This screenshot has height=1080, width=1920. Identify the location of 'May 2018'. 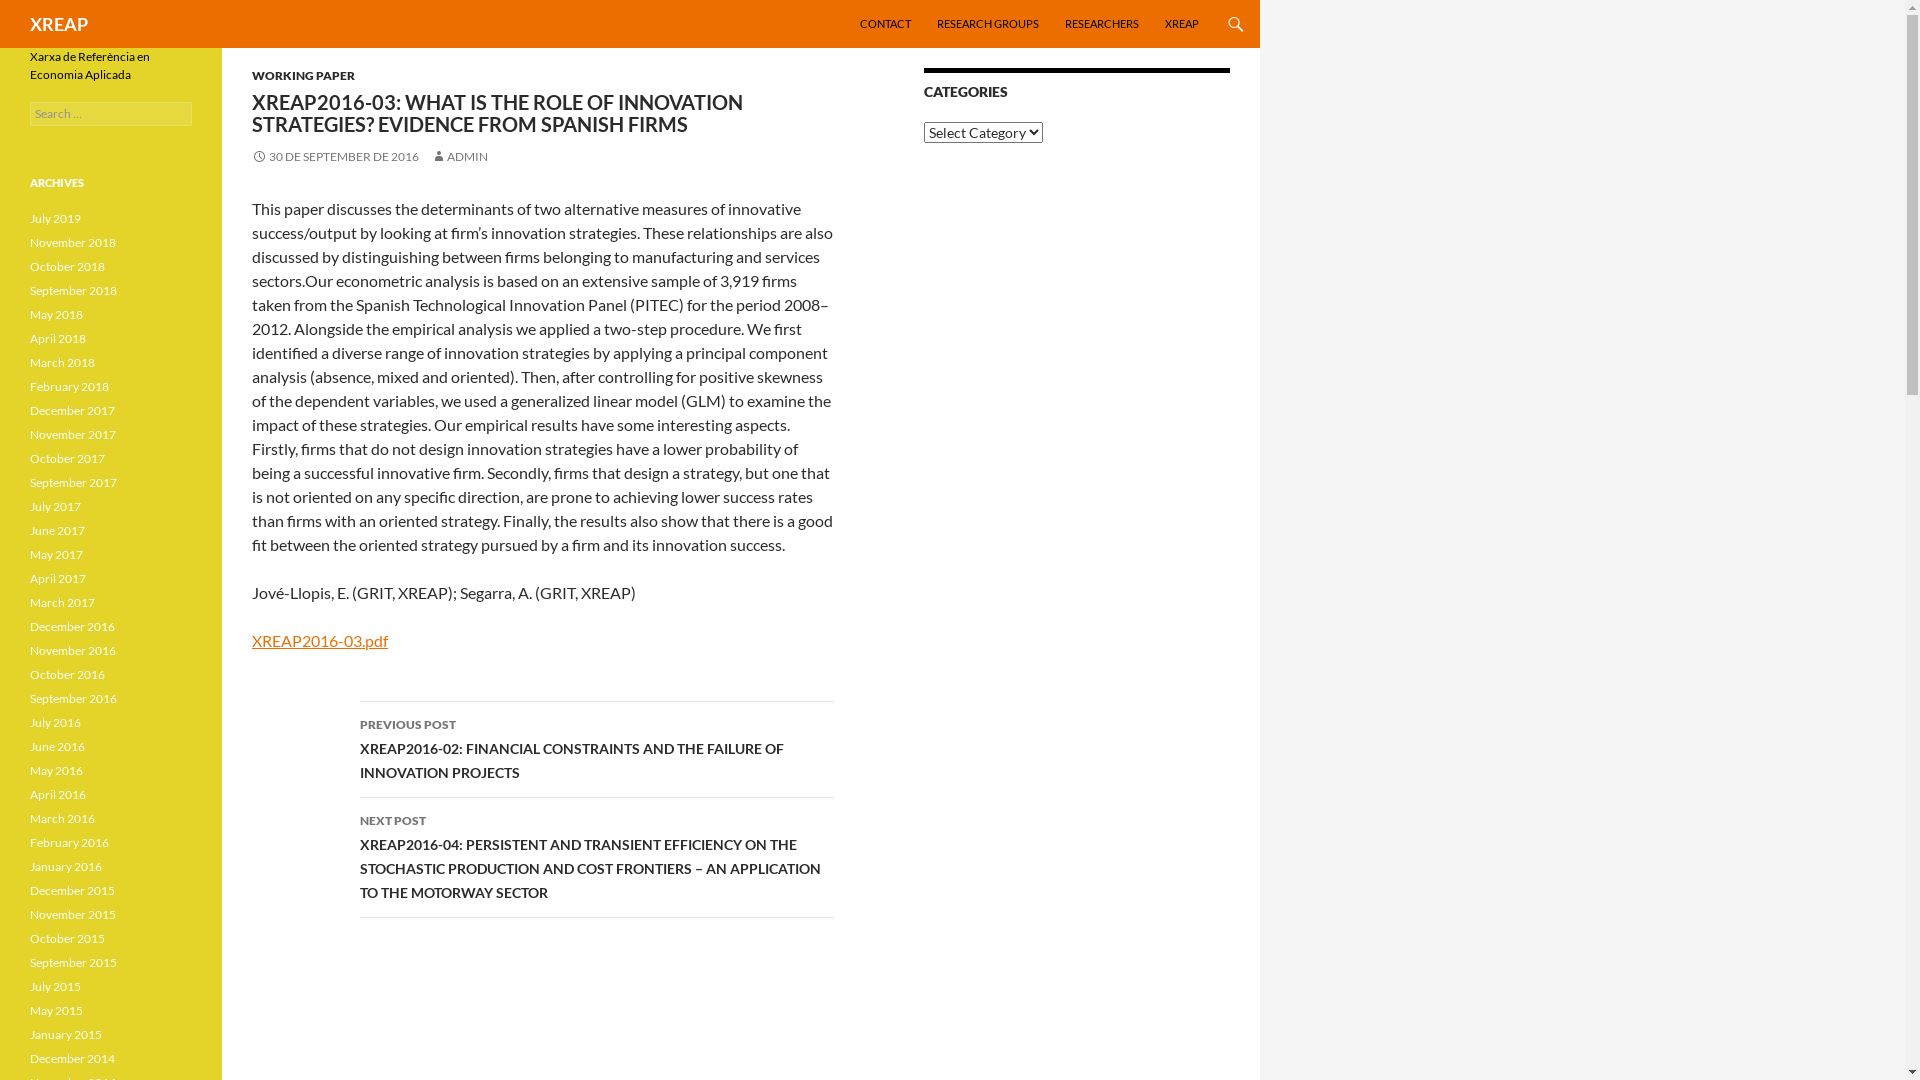
(56, 314).